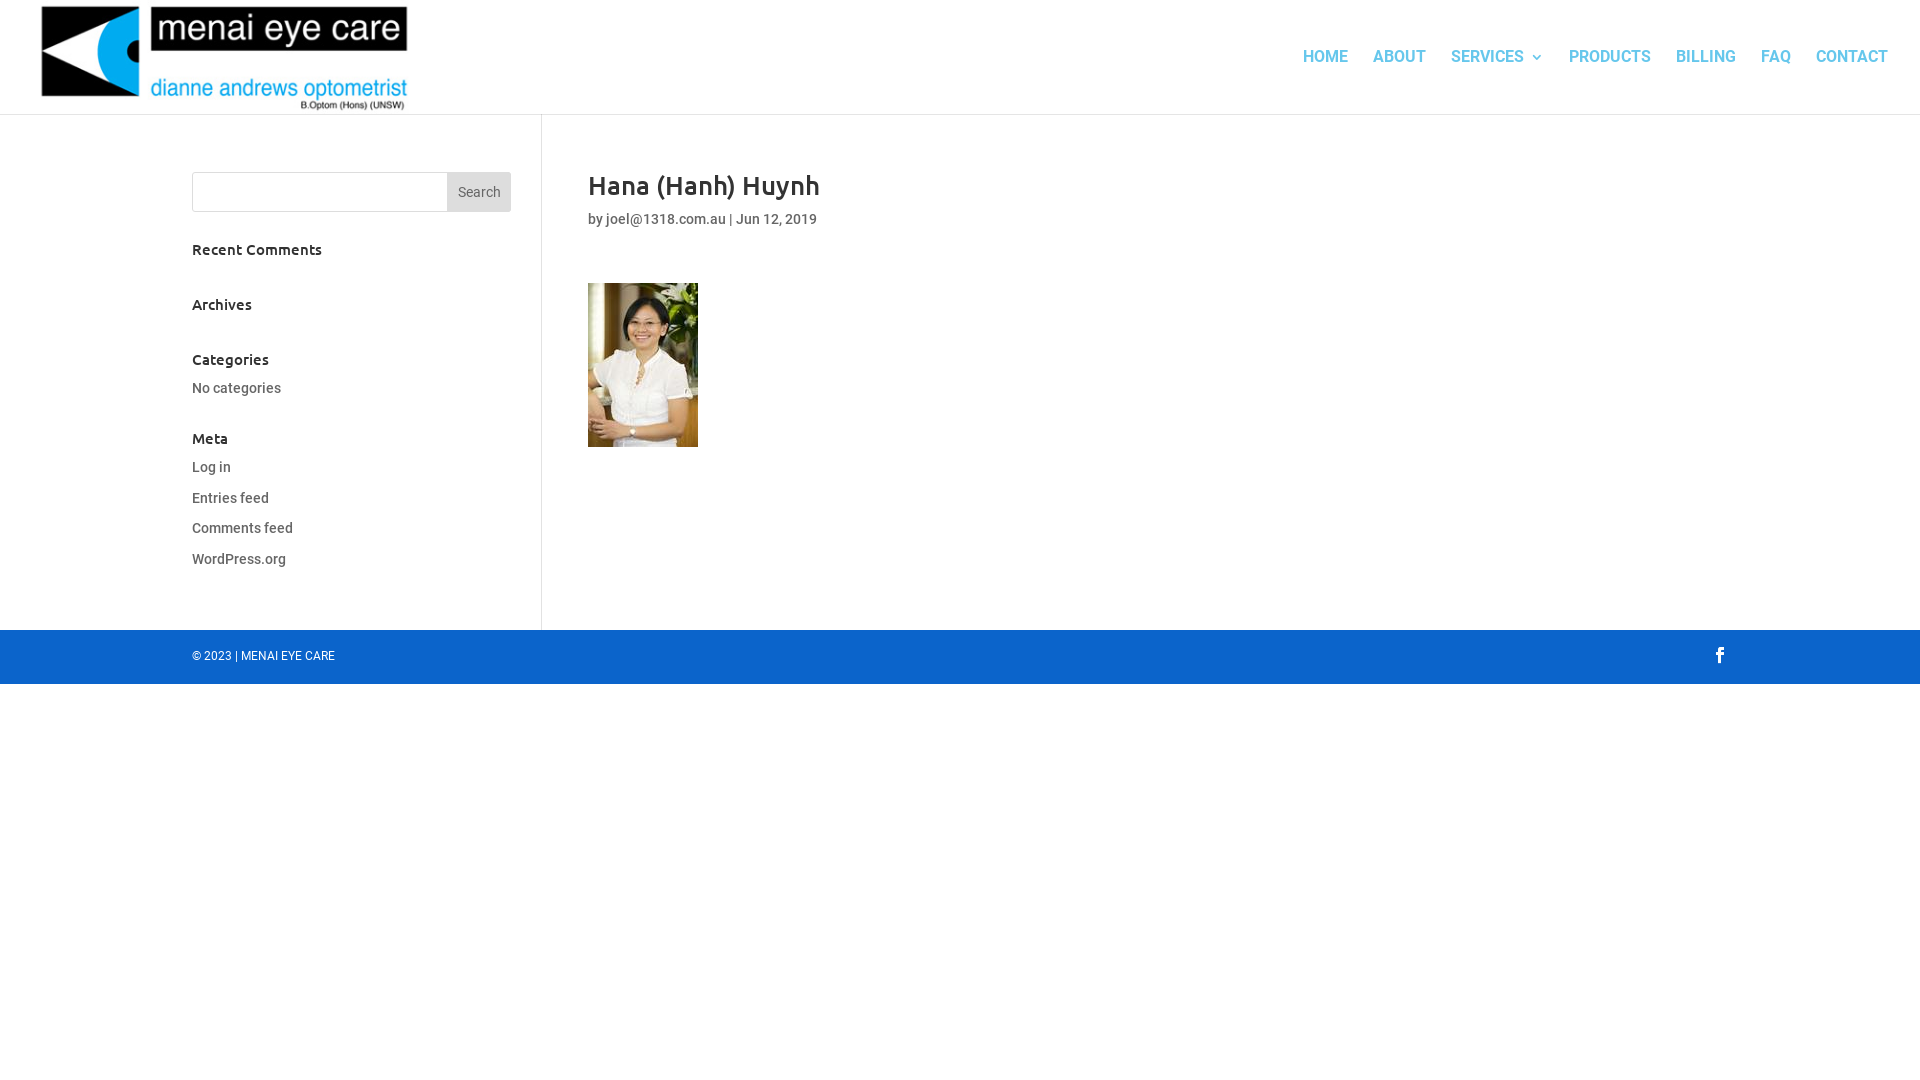 The image size is (1920, 1080). I want to click on 'joel@1318.com.au', so click(604, 219).